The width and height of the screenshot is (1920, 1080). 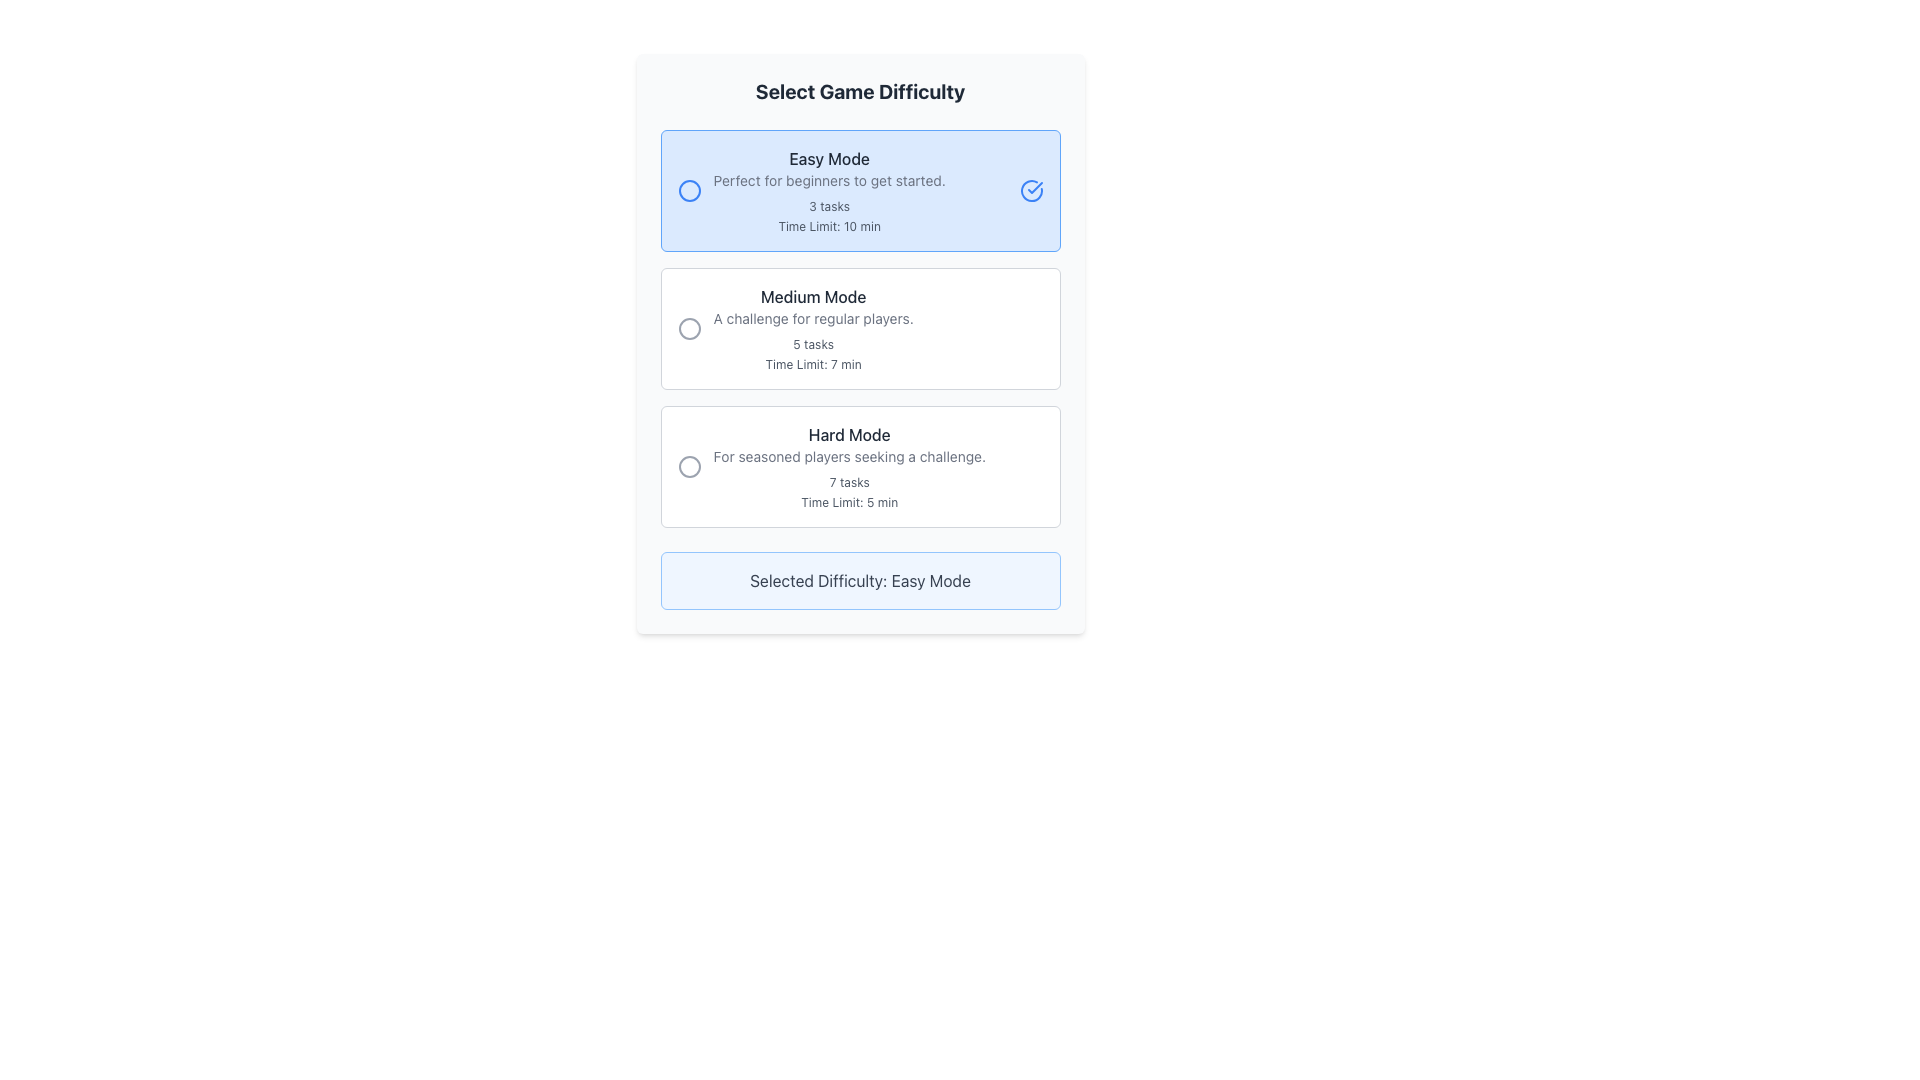 I want to click on the Circular graphical indicator located to the left of the 'Easy Mode' text in the uppermost card within the selection menu panel, so click(x=689, y=191).